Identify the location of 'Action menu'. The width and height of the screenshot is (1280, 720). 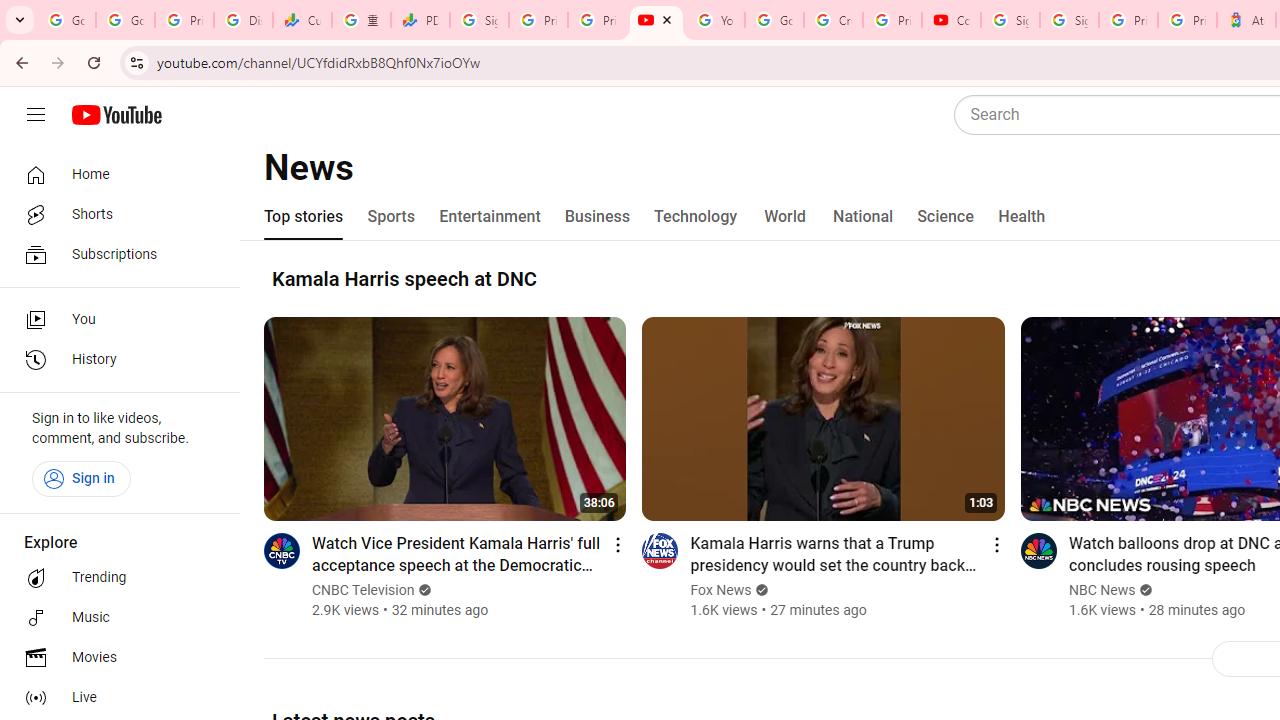
(996, 544).